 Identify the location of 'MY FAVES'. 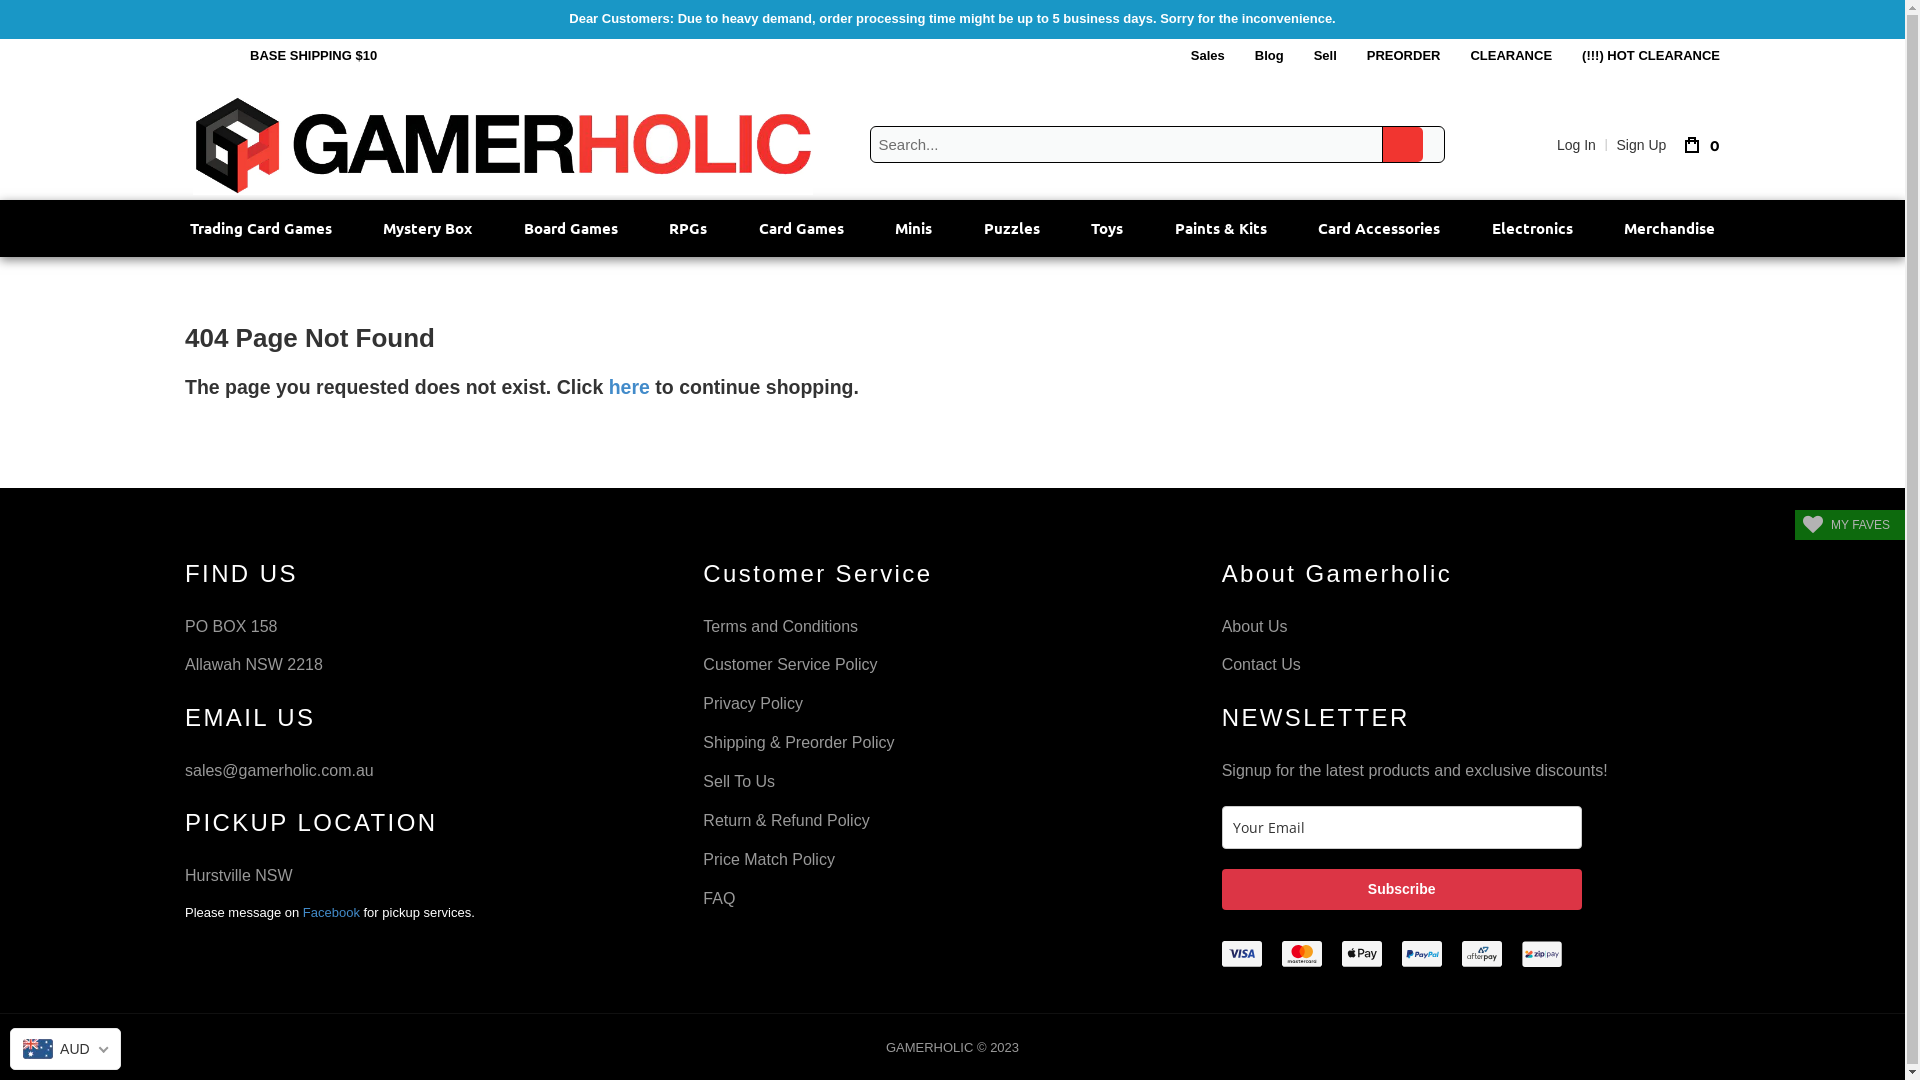
(1848, 523).